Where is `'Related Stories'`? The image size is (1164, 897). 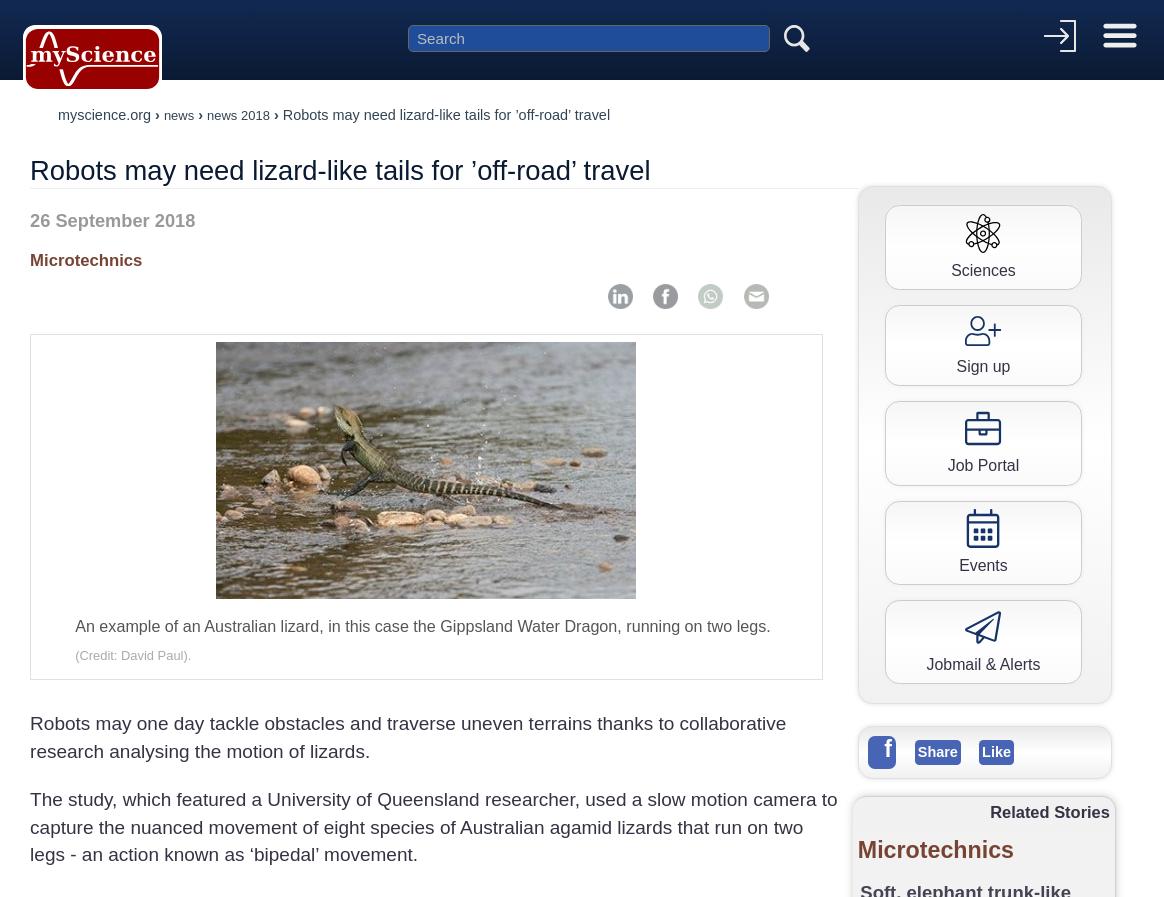
'Related Stories' is located at coordinates (989, 810).